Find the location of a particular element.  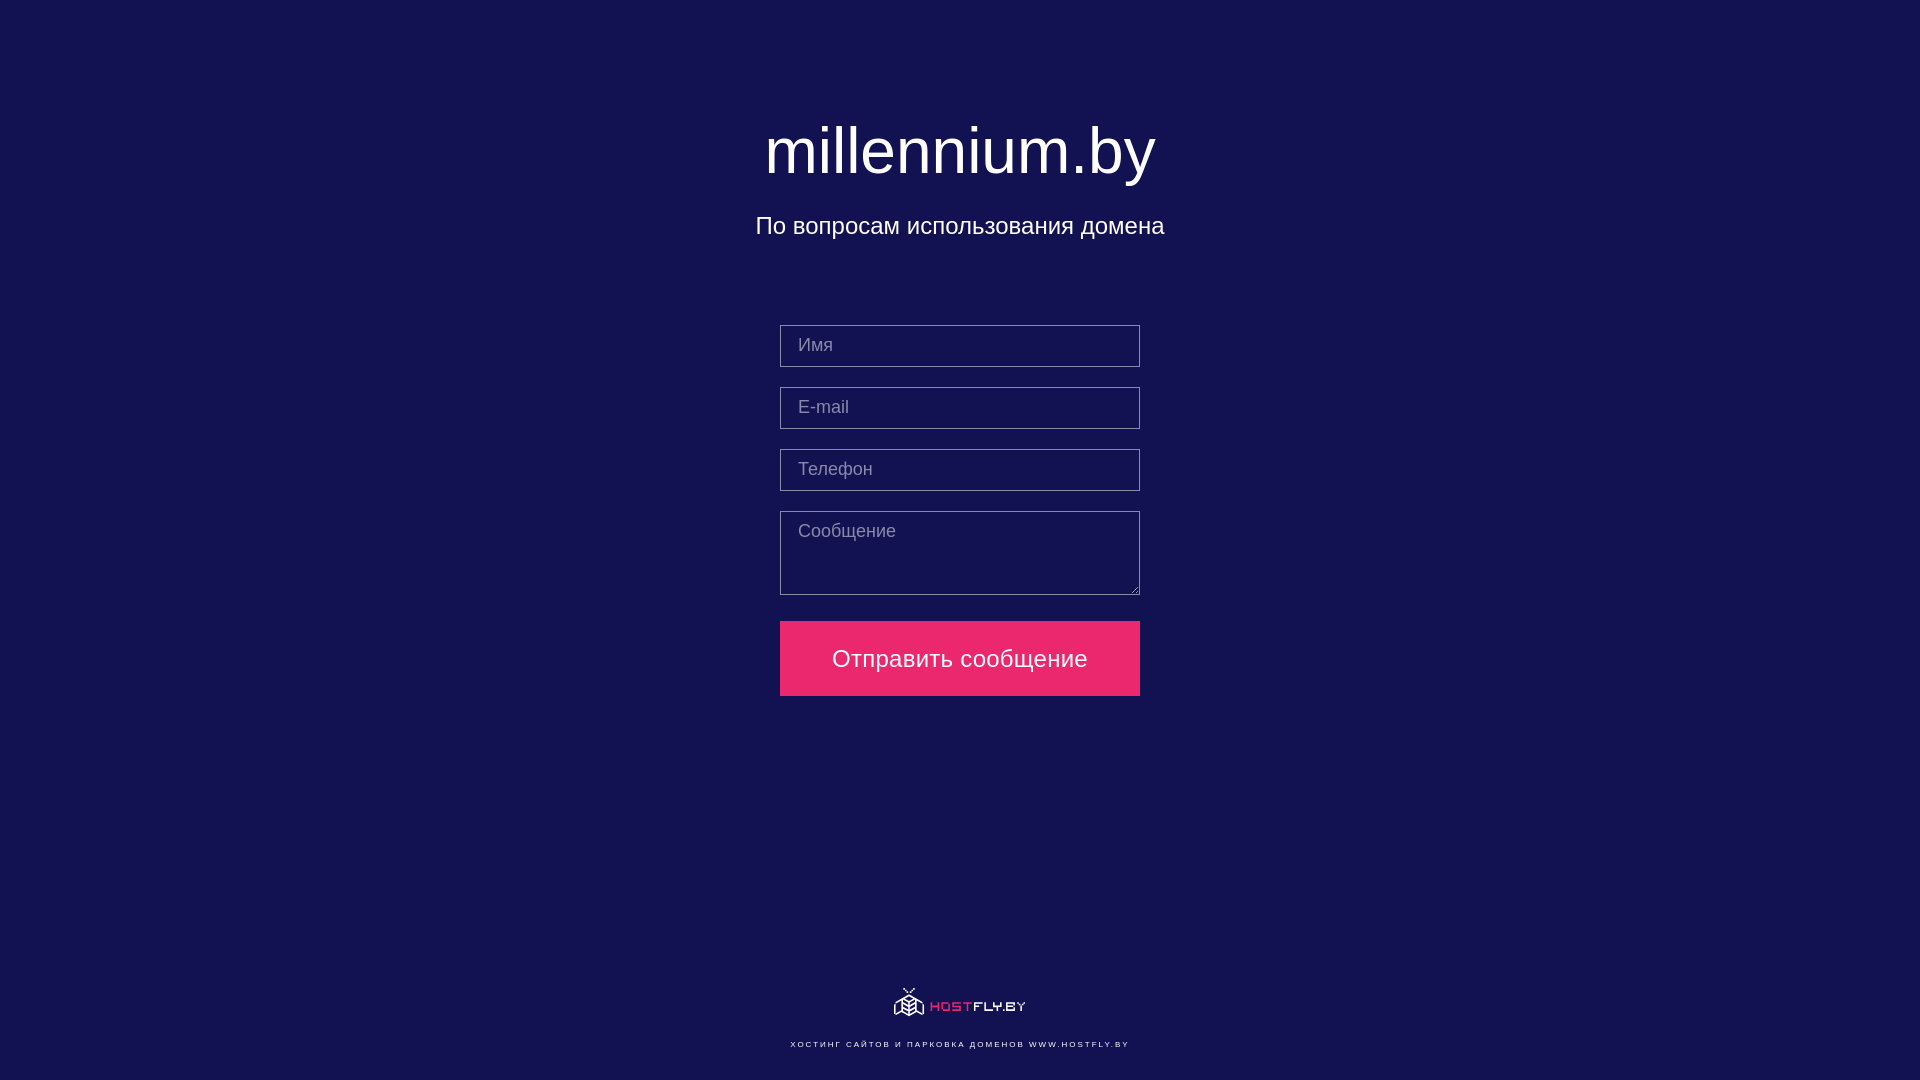

'WWW.HOSTFLY.BY' is located at coordinates (1078, 1043).